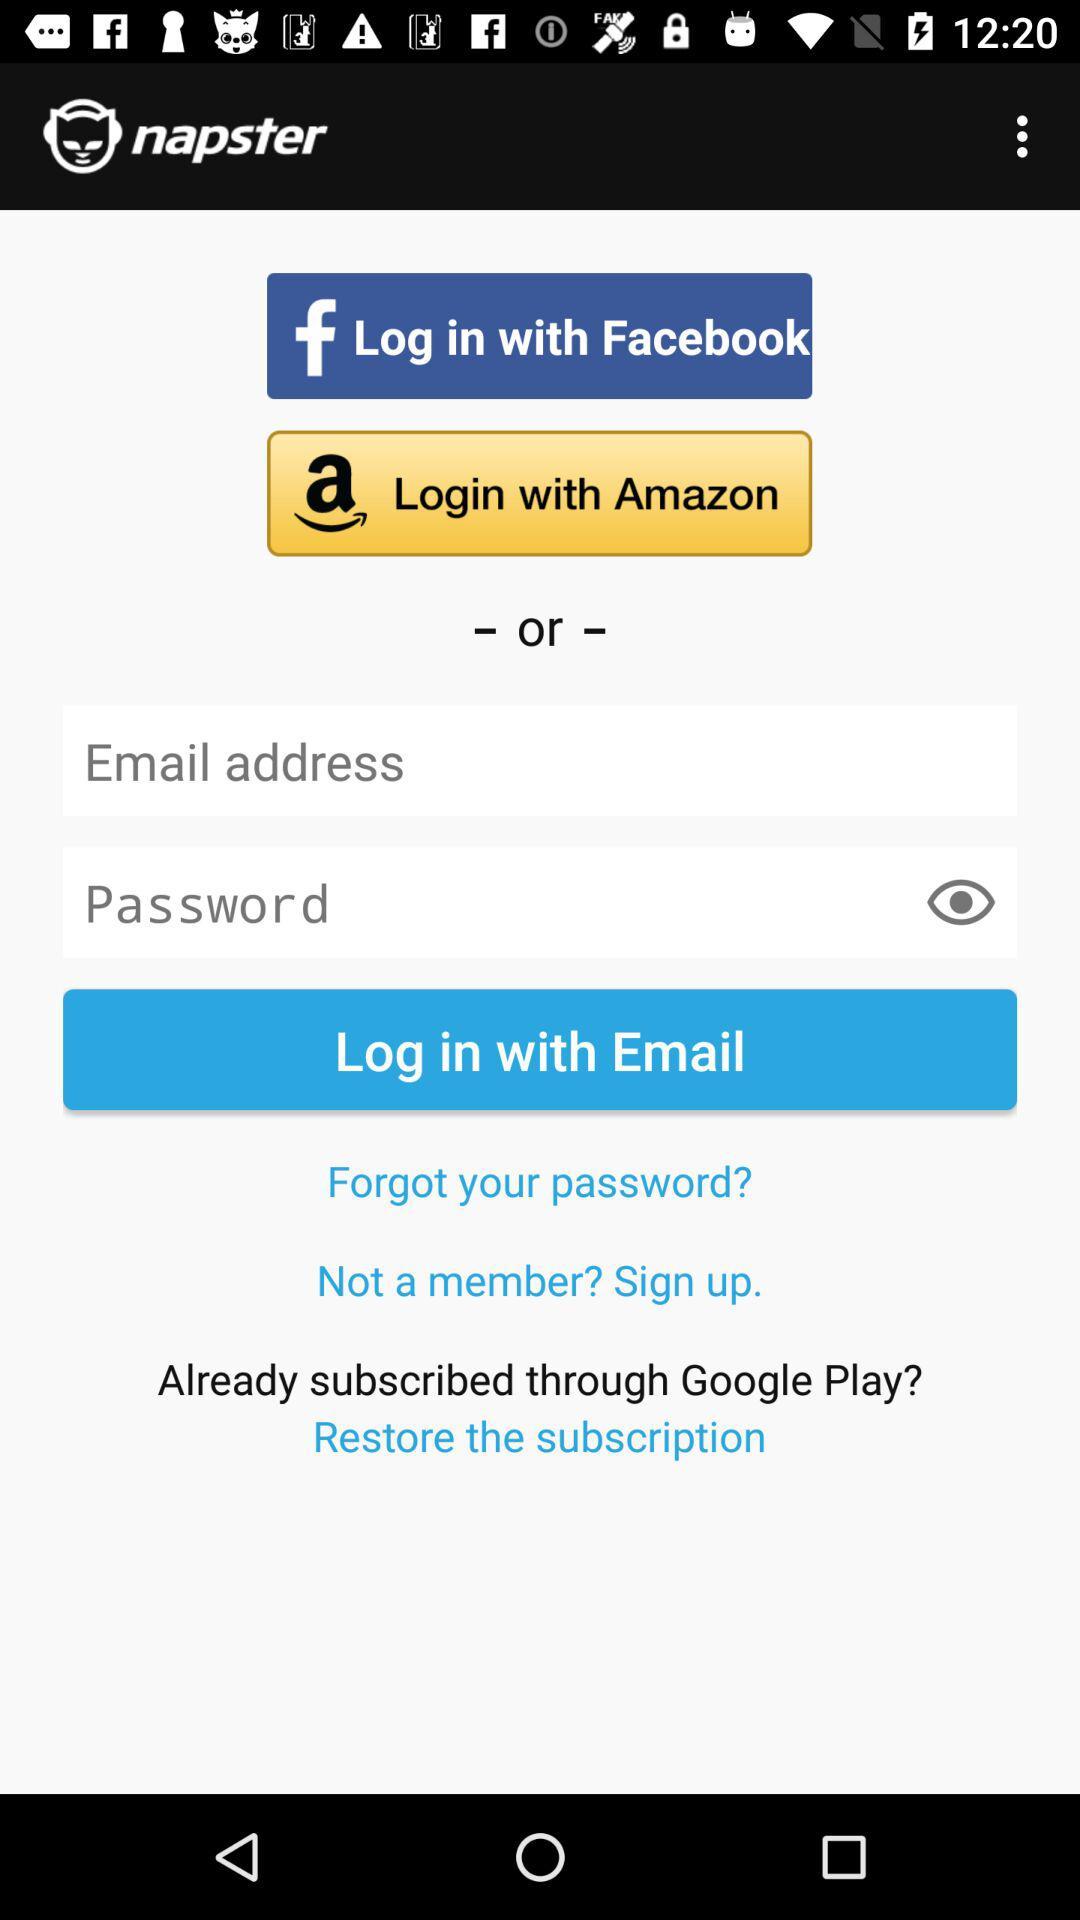 Image resolution: width=1080 pixels, height=1920 pixels. I want to click on the icon above not a member, so click(538, 1180).